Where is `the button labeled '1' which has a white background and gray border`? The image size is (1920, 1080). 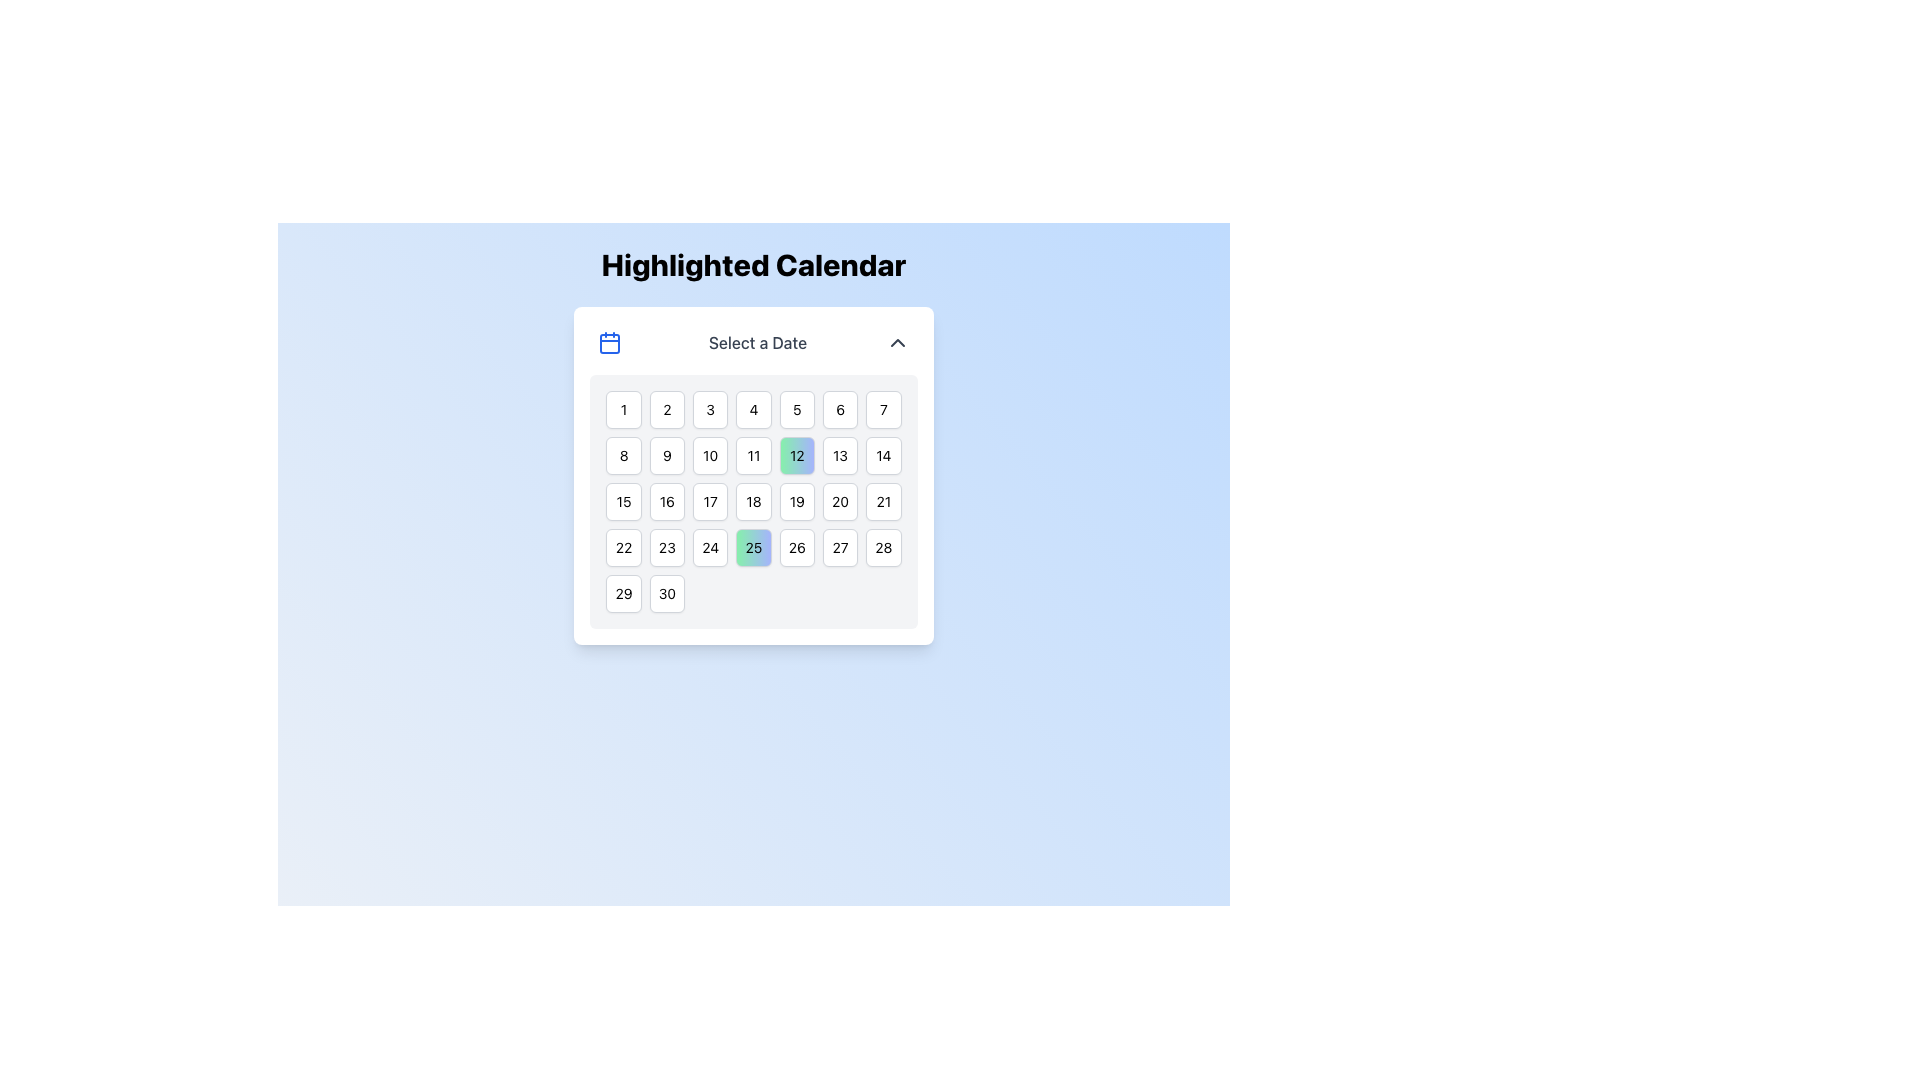 the button labeled '1' which has a white background and gray border is located at coordinates (623, 408).